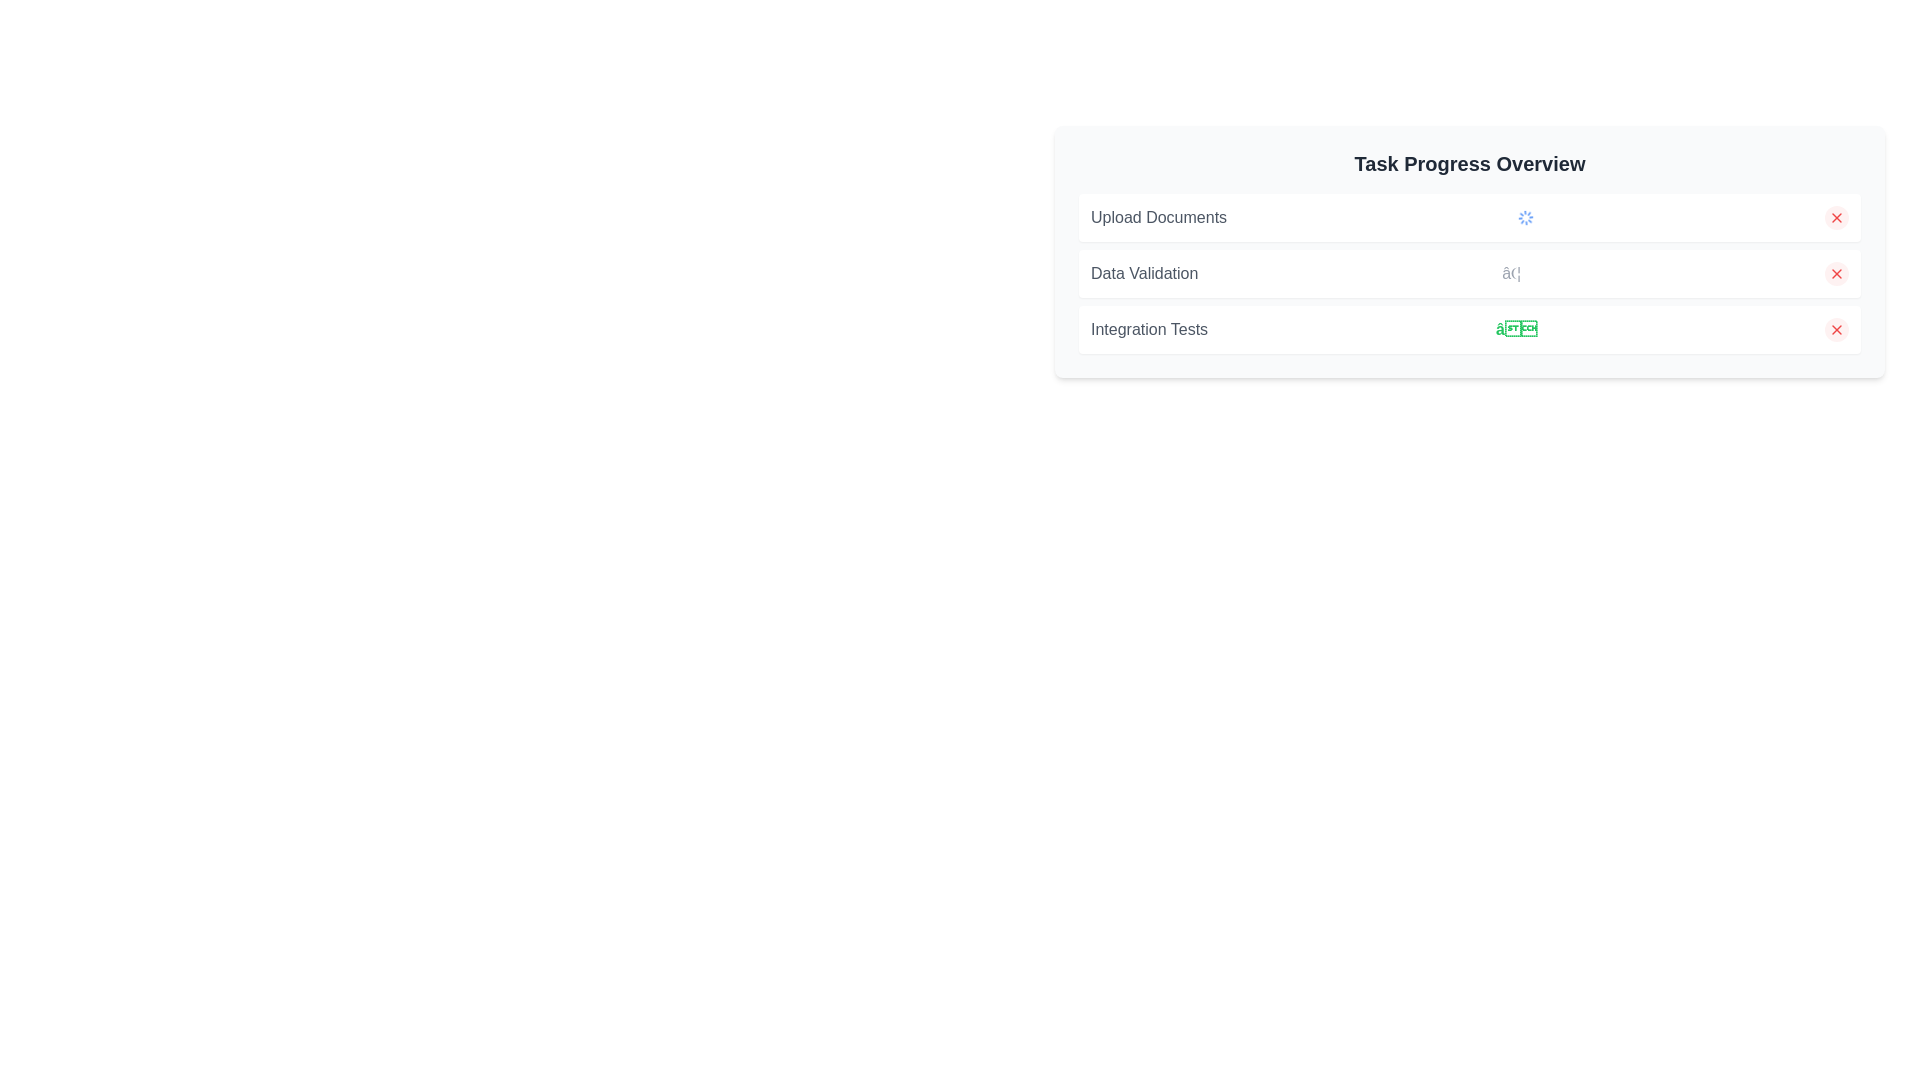 The image size is (1920, 1080). What do you see at coordinates (1837, 329) in the screenshot?
I see `the circular button with a light-red background and a red 'X' icon, located at the far right of the 'Integration Tests' row, to trigger hover effects` at bounding box center [1837, 329].